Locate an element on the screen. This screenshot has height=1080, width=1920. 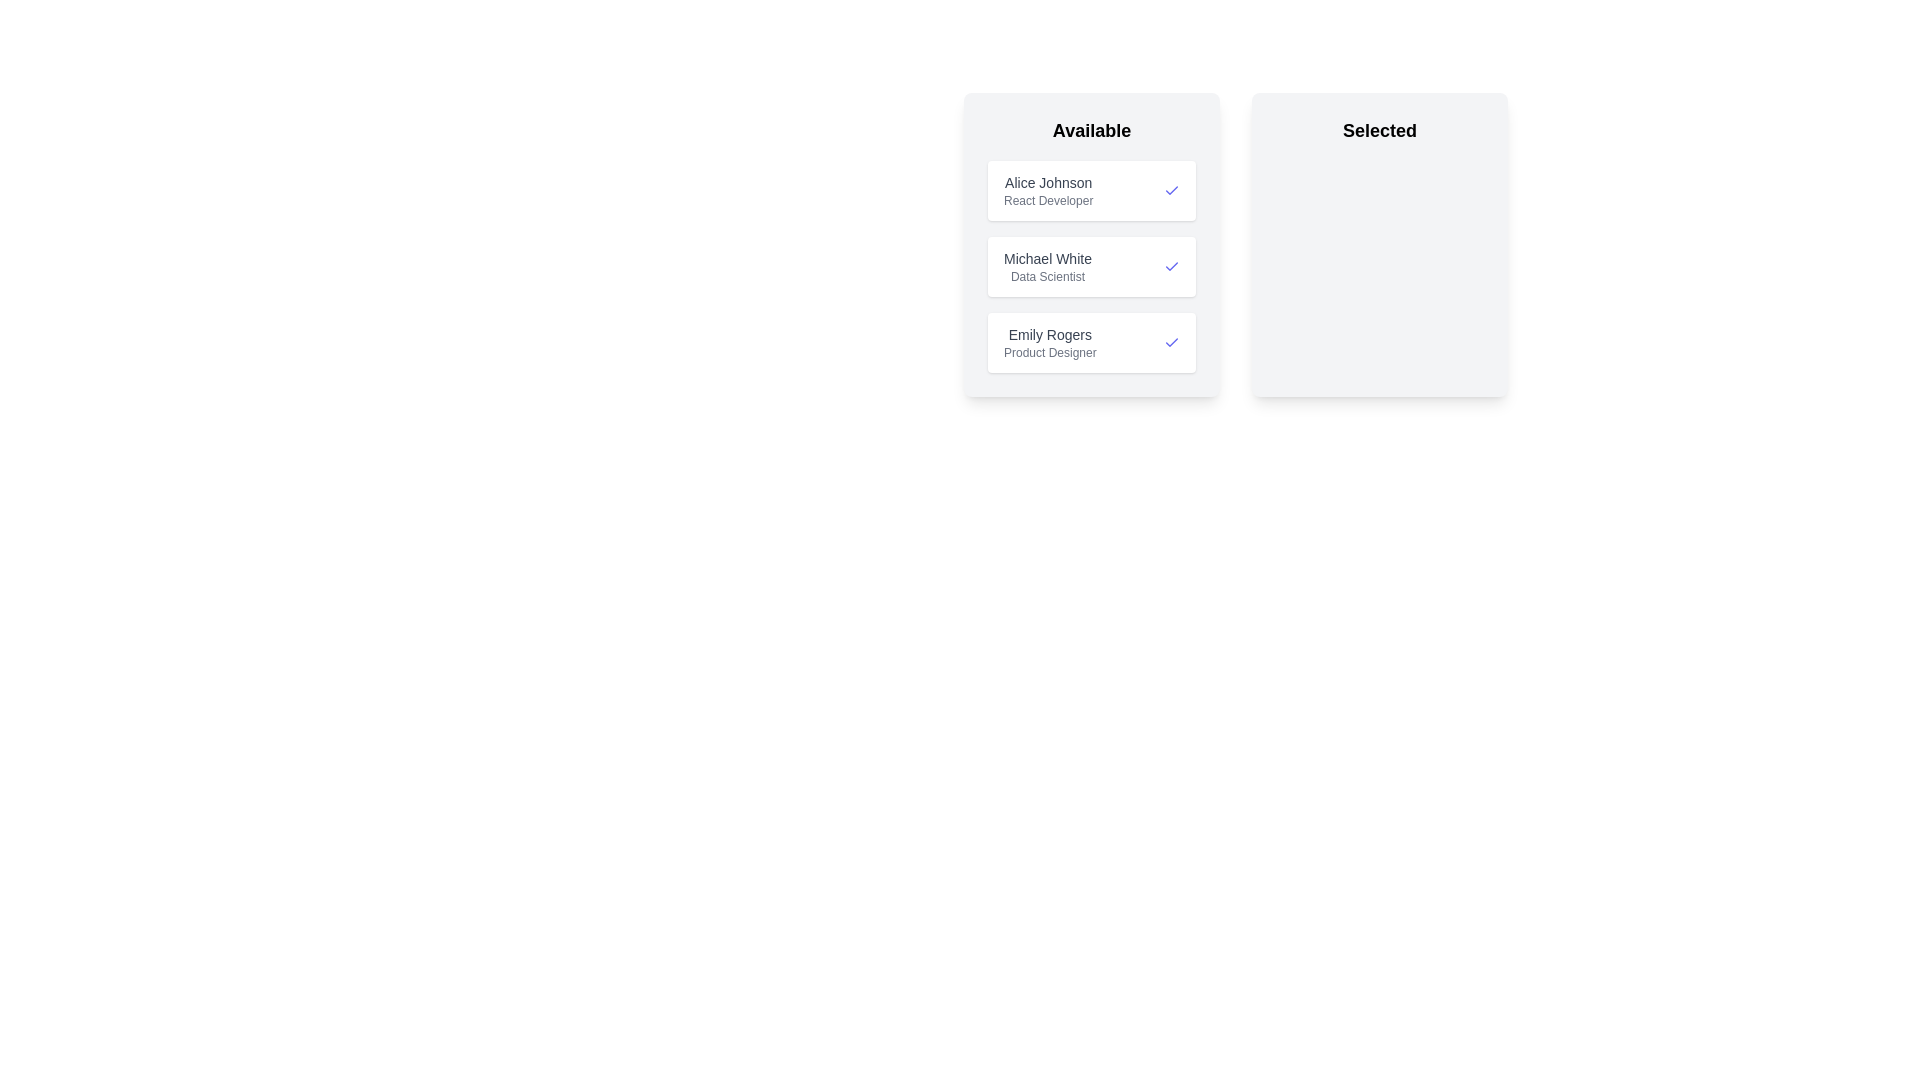
the candidate entry Alice Johnson is located at coordinates (1090, 191).